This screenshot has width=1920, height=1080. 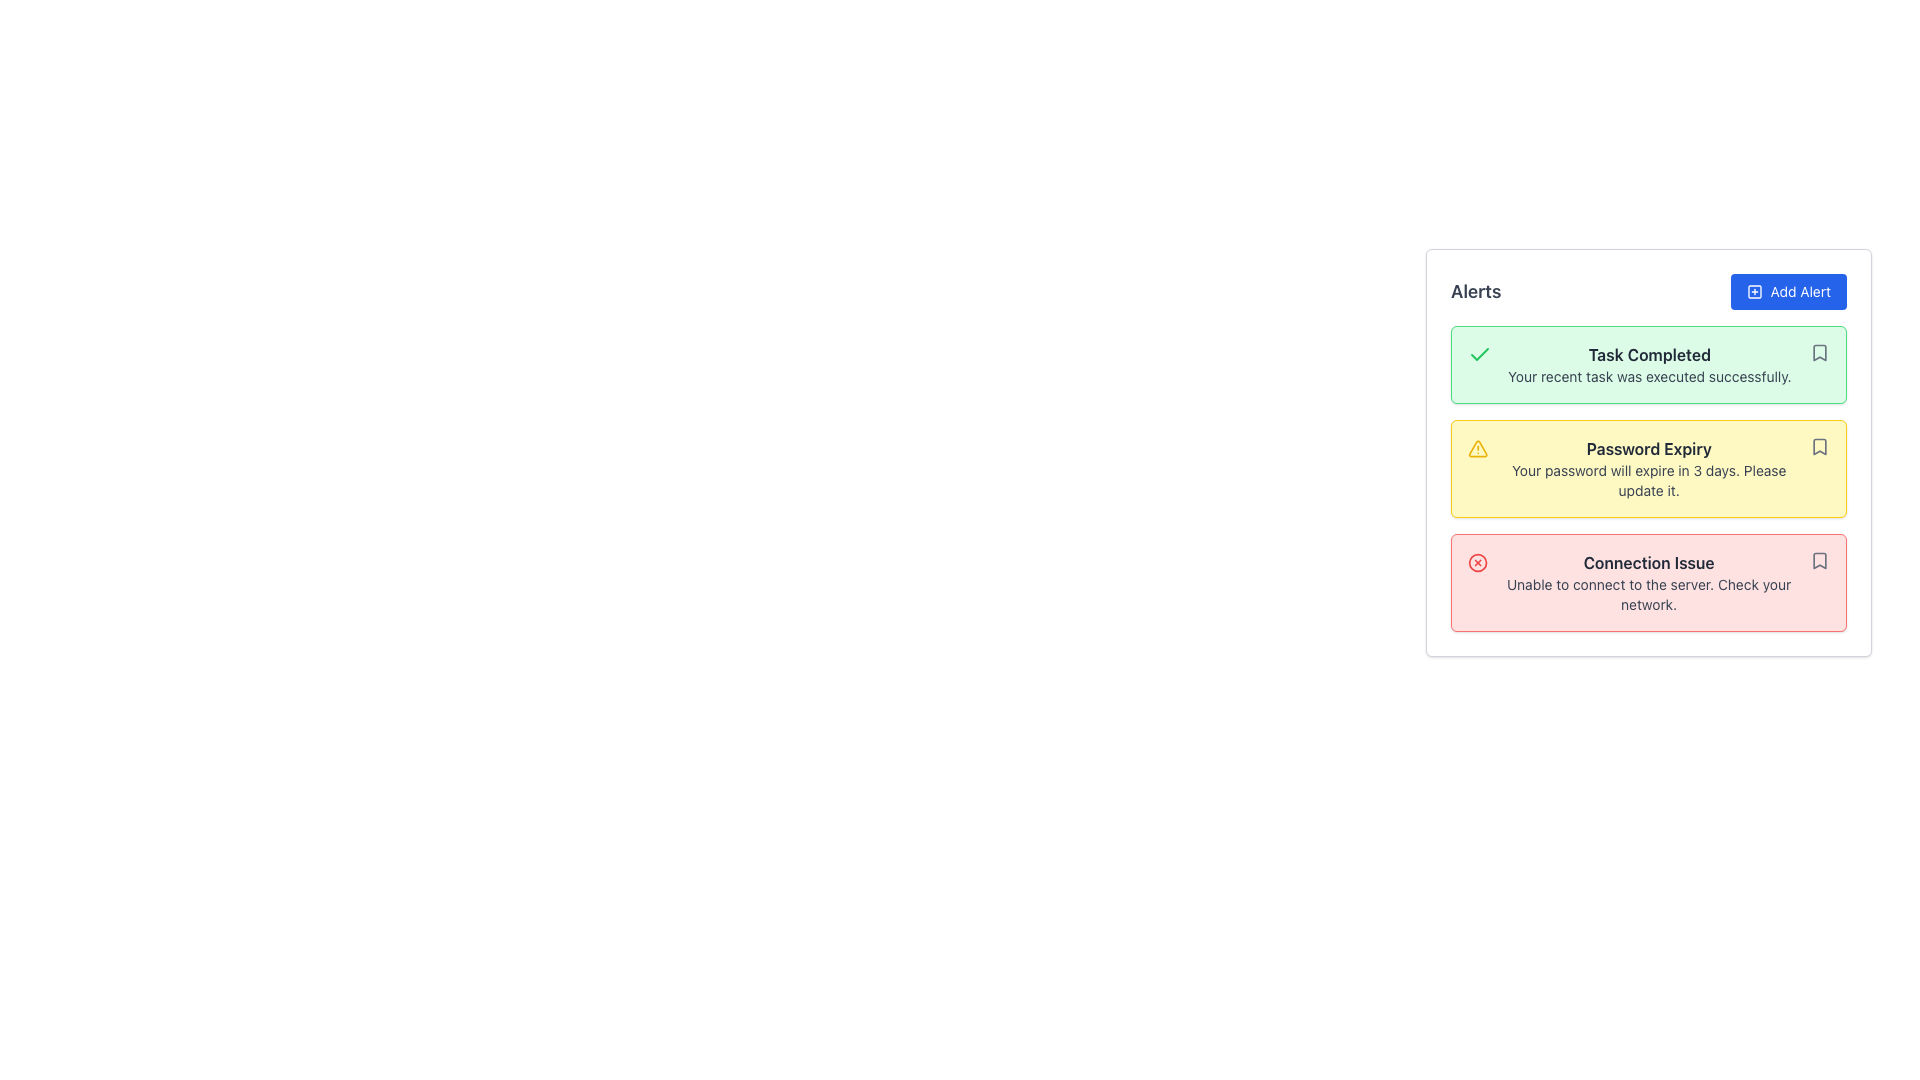 What do you see at coordinates (1649, 469) in the screenshot?
I see `the Notification card with a yellow background and a warning icon, titled 'Password Expiry', which is the second card in the vertical stack of notifications` at bounding box center [1649, 469].